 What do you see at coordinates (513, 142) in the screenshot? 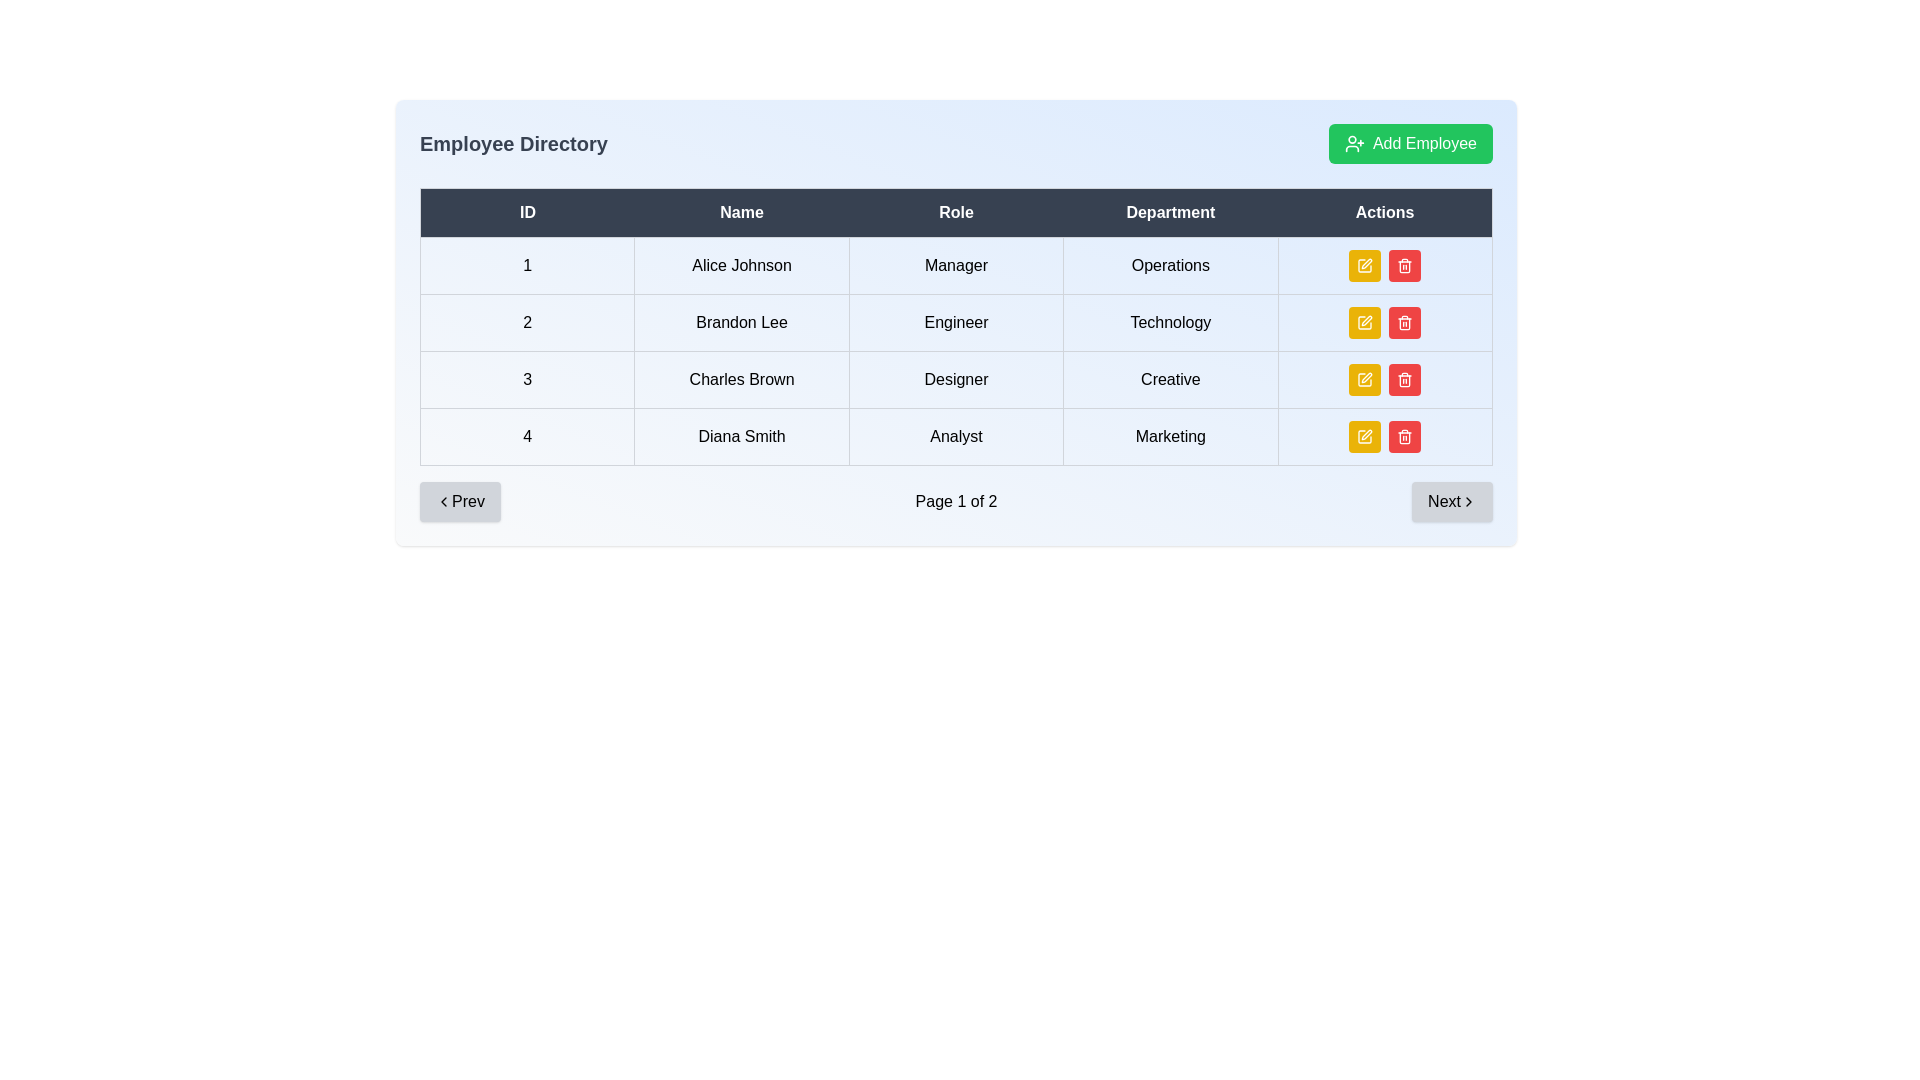
I see `the 'Employee Directory' heading, which serves as a title for the section indicating it is related to the Employee Directory` at bounding box center [513, 142].